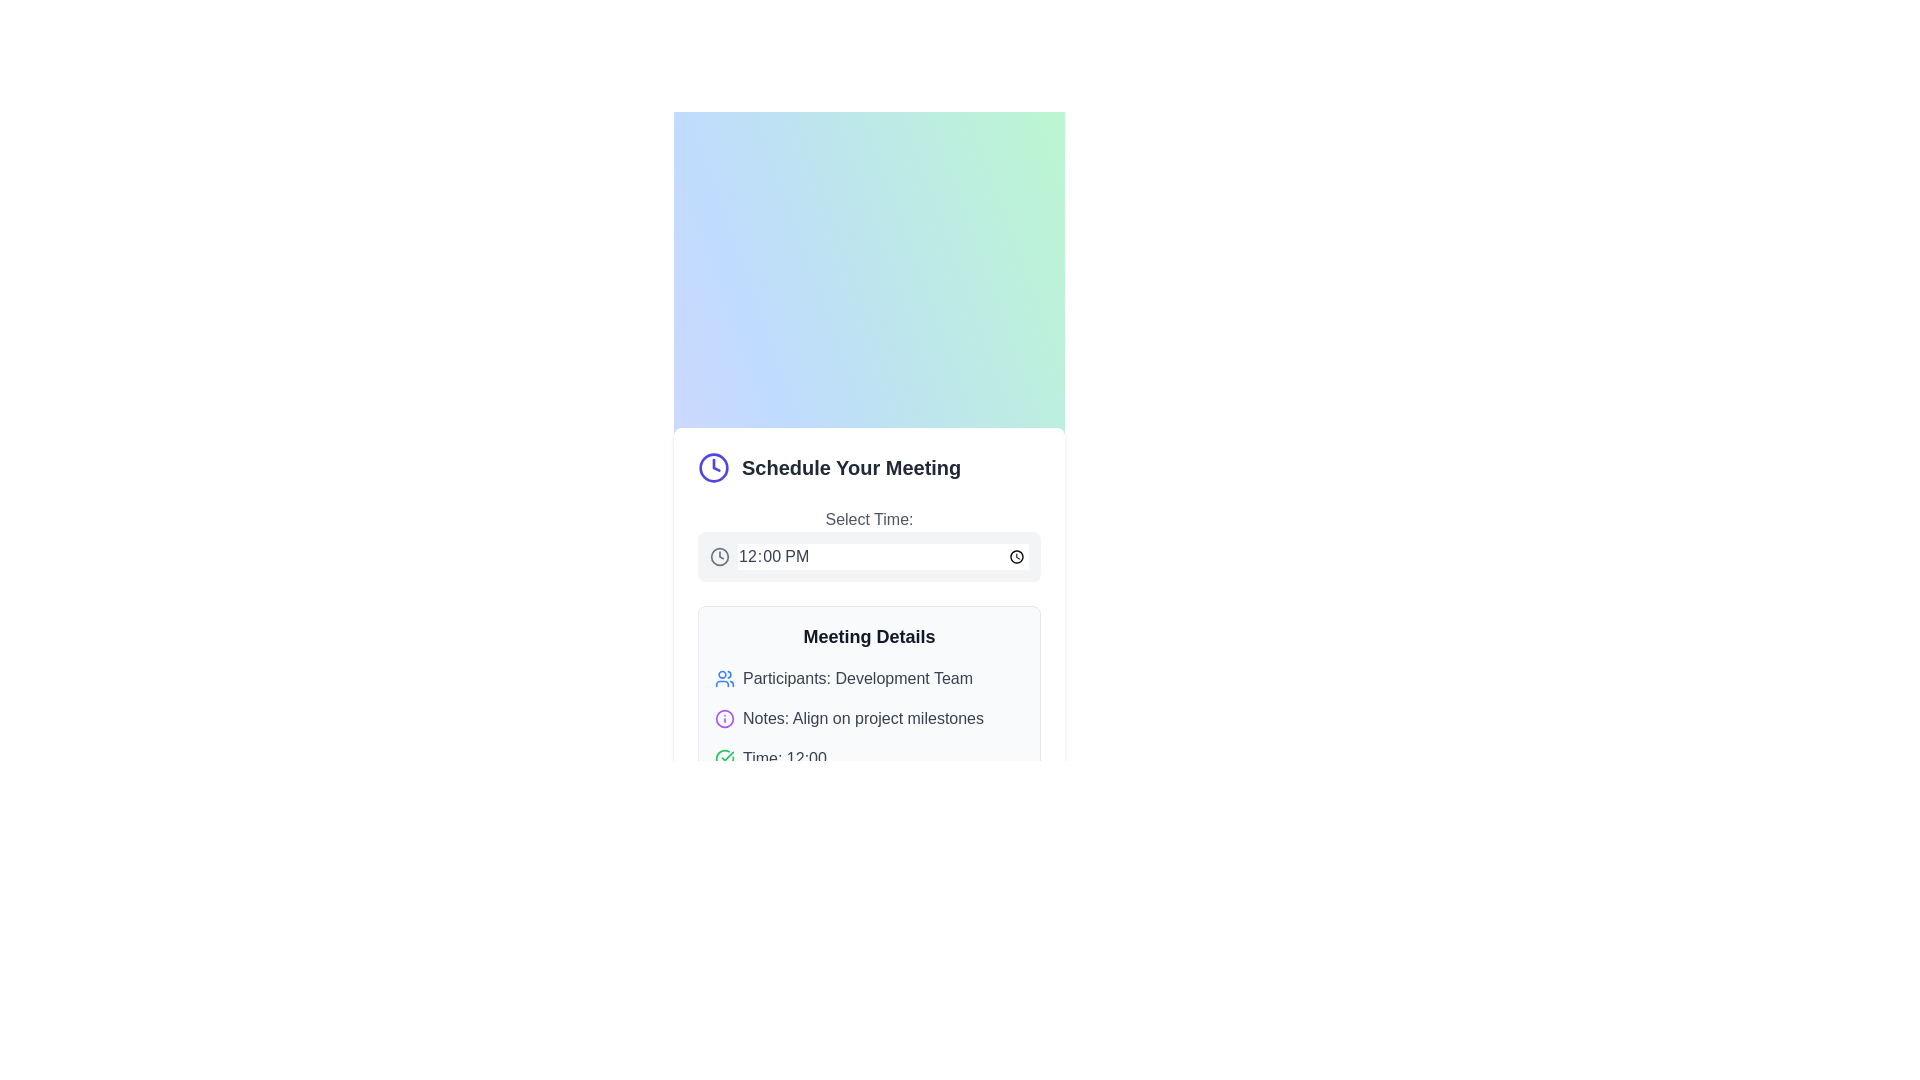  Describe the element at coordinates (869, 544) in the screenshot. I see `the Time selection input field` at that location.